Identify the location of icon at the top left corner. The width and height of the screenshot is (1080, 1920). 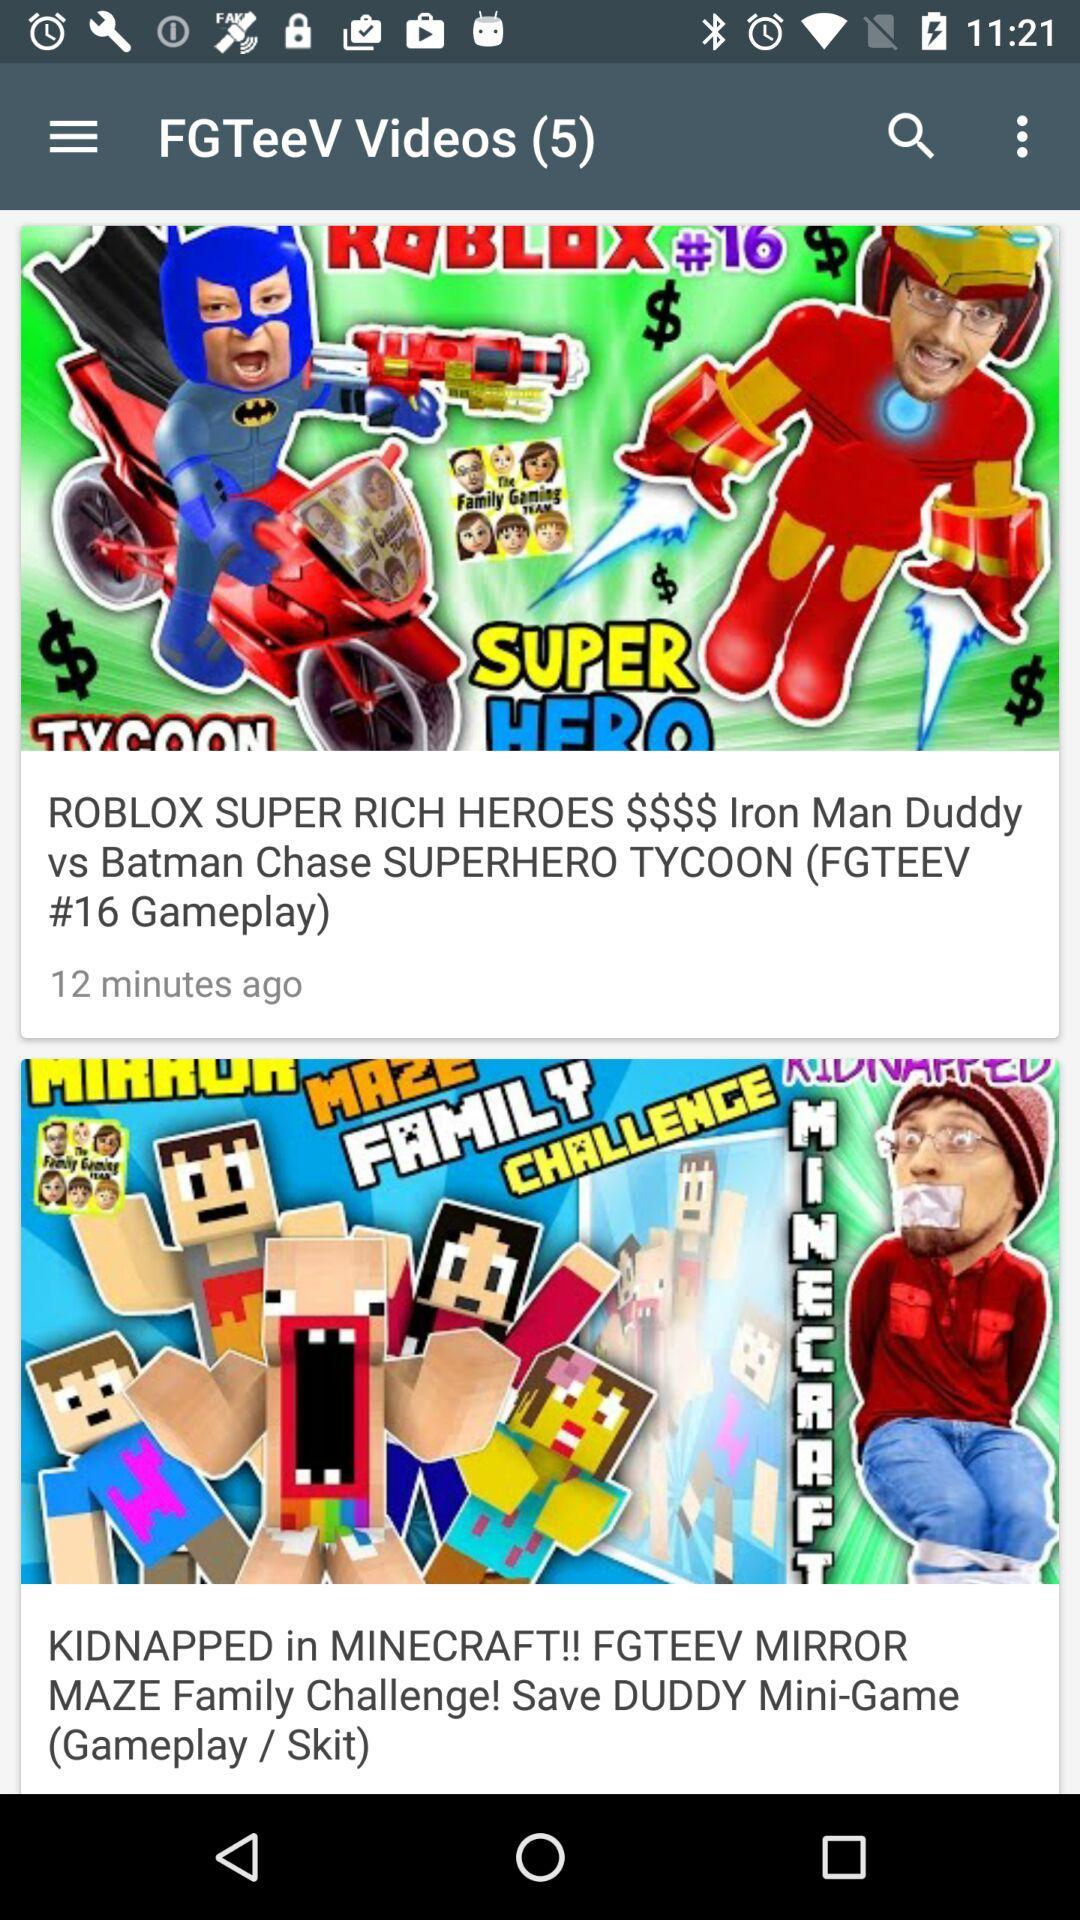
(72, 135).